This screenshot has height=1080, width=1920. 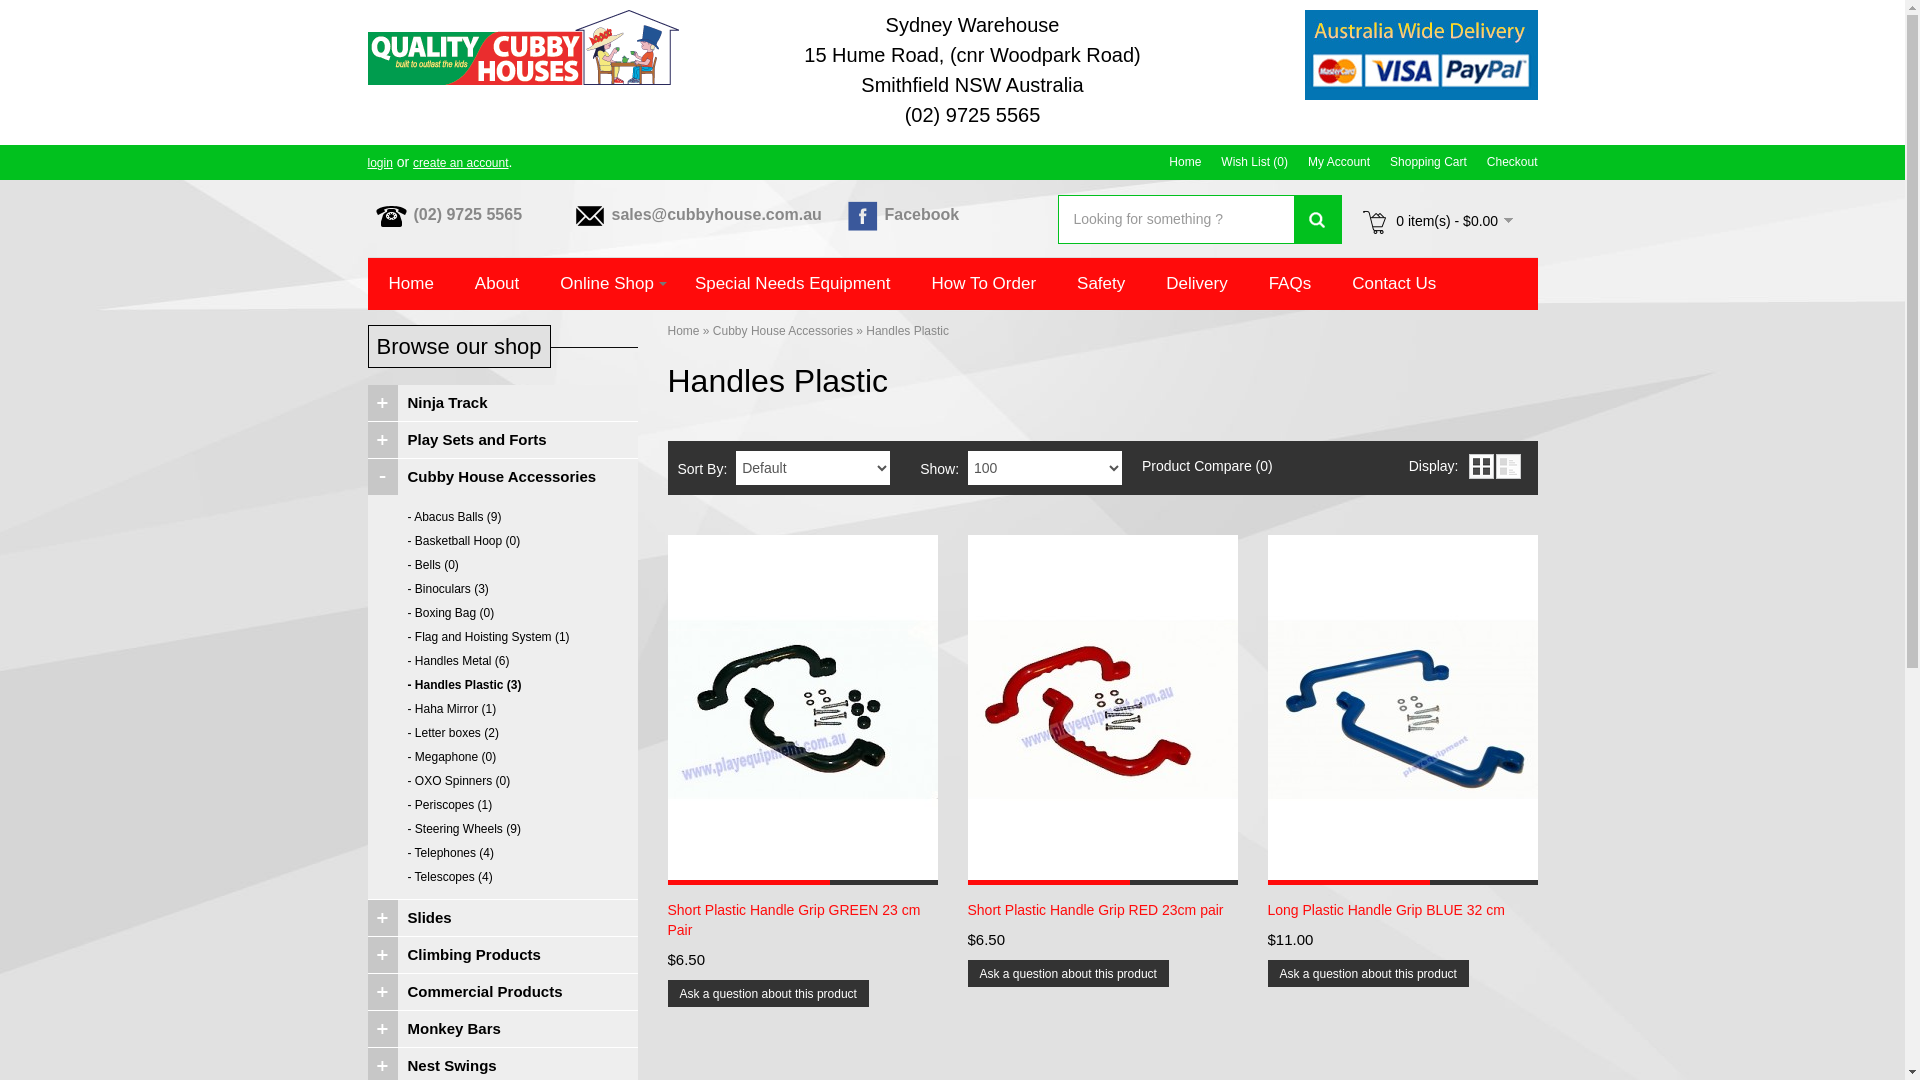 What do you see at coordinates (1401, 708) in the screenshot?
I see `'Long Plastic Handle Grip BLUE 32 cm '` at bounding box center [1401, 708].